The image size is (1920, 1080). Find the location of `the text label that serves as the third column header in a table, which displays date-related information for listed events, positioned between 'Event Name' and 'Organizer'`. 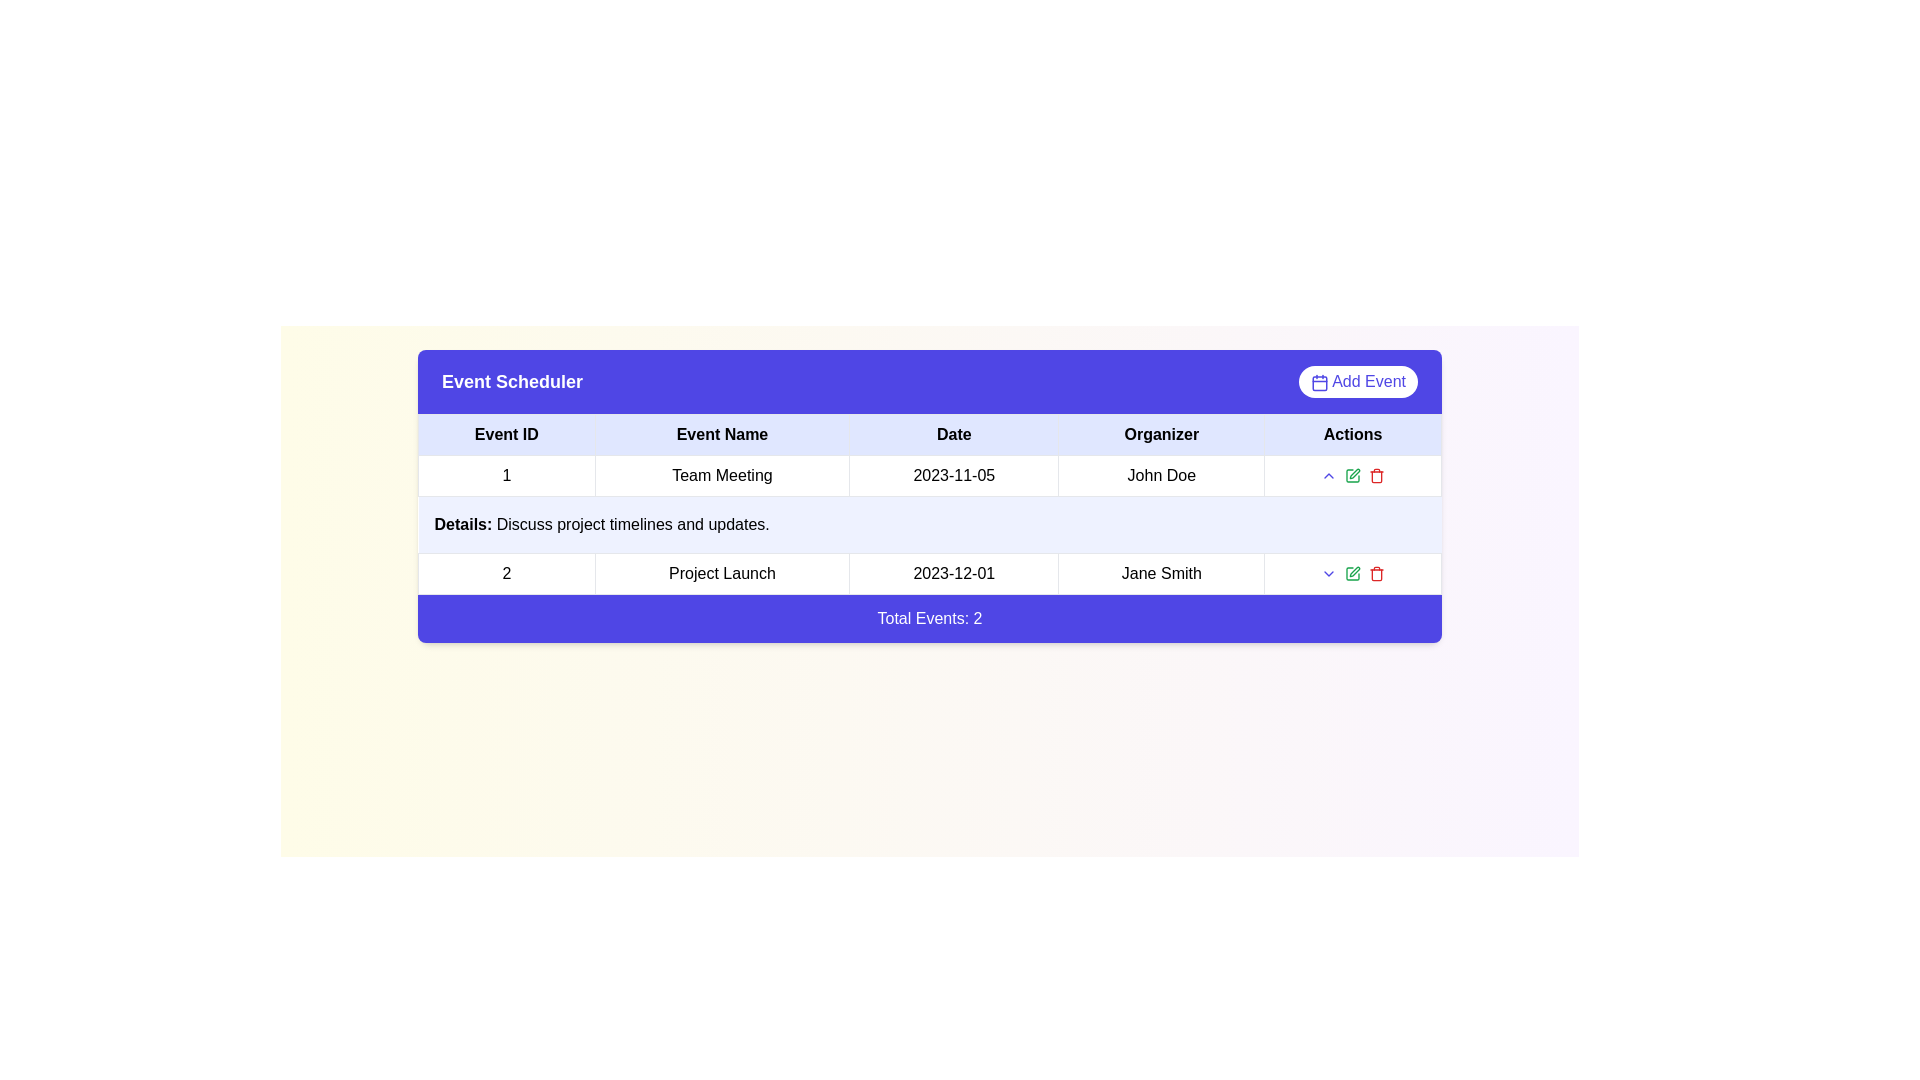

the text label that serves as the third column header in a table, which displays date-related information for listed events, positioned between 'Event Name' and 'Organizer' is located at coordinates (953, 434).